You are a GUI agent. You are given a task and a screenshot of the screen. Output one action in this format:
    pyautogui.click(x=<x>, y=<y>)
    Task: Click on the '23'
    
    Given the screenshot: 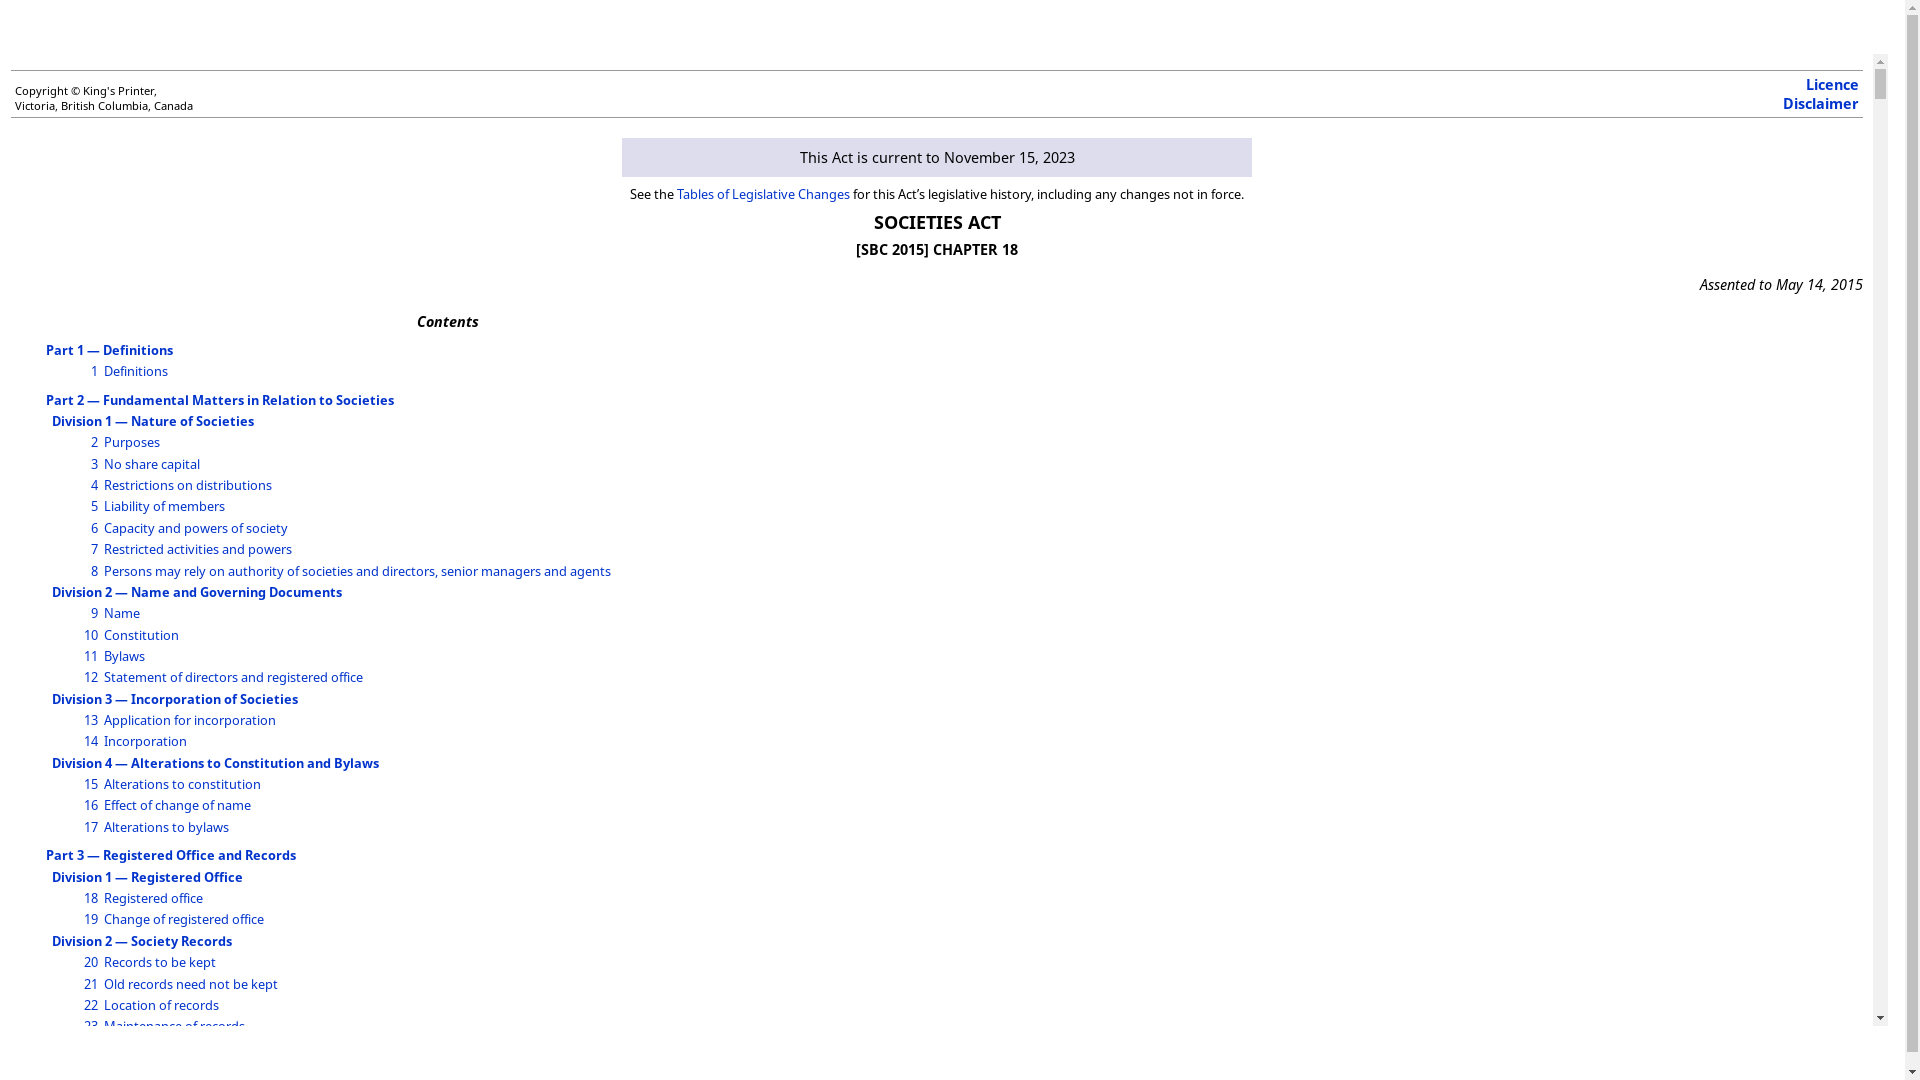 What is the action you would take?
    pyautogui.click(x=90, y=1026)
    